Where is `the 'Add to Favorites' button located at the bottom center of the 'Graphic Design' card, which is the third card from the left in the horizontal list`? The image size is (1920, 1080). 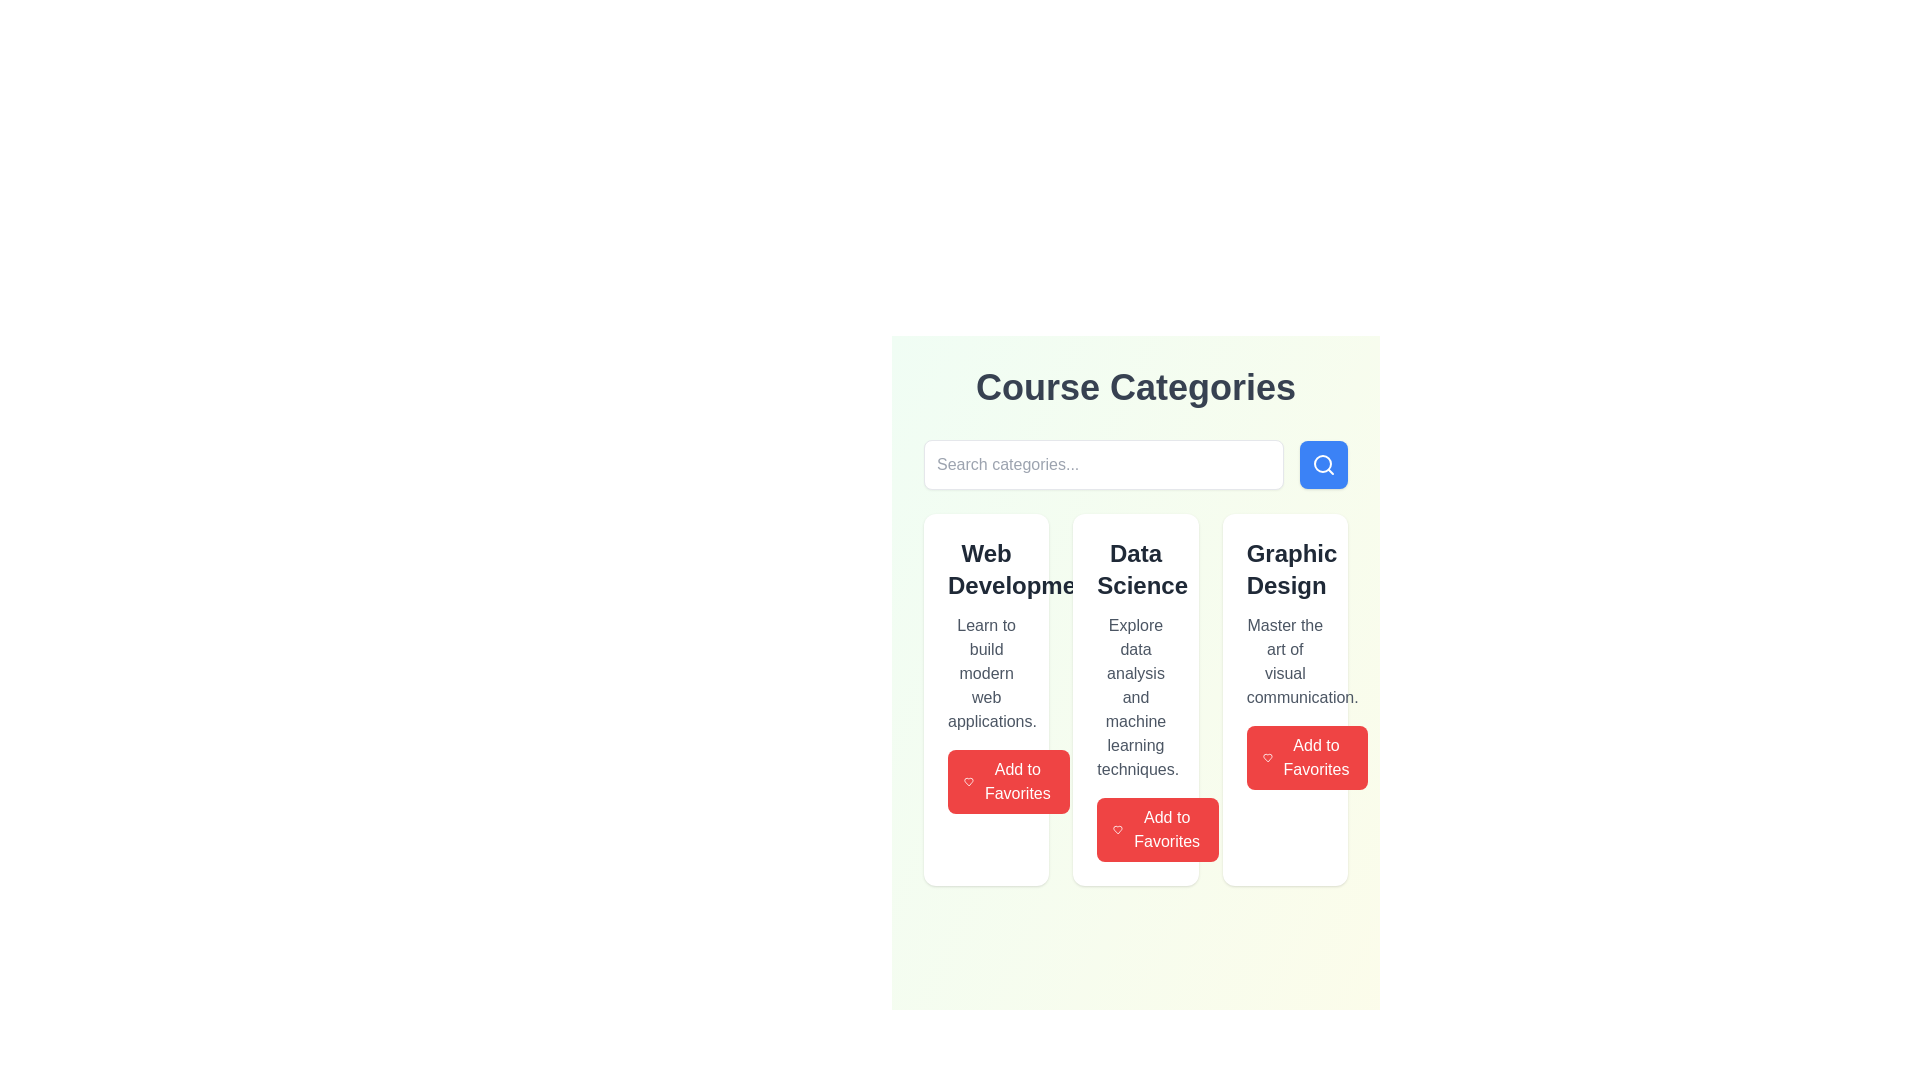
the 'Add to Favorites' button located at the bottom center of the 'Graphic Design' card, which is the third card from the left in the horizontal list is located at coordinates (1307, 758).